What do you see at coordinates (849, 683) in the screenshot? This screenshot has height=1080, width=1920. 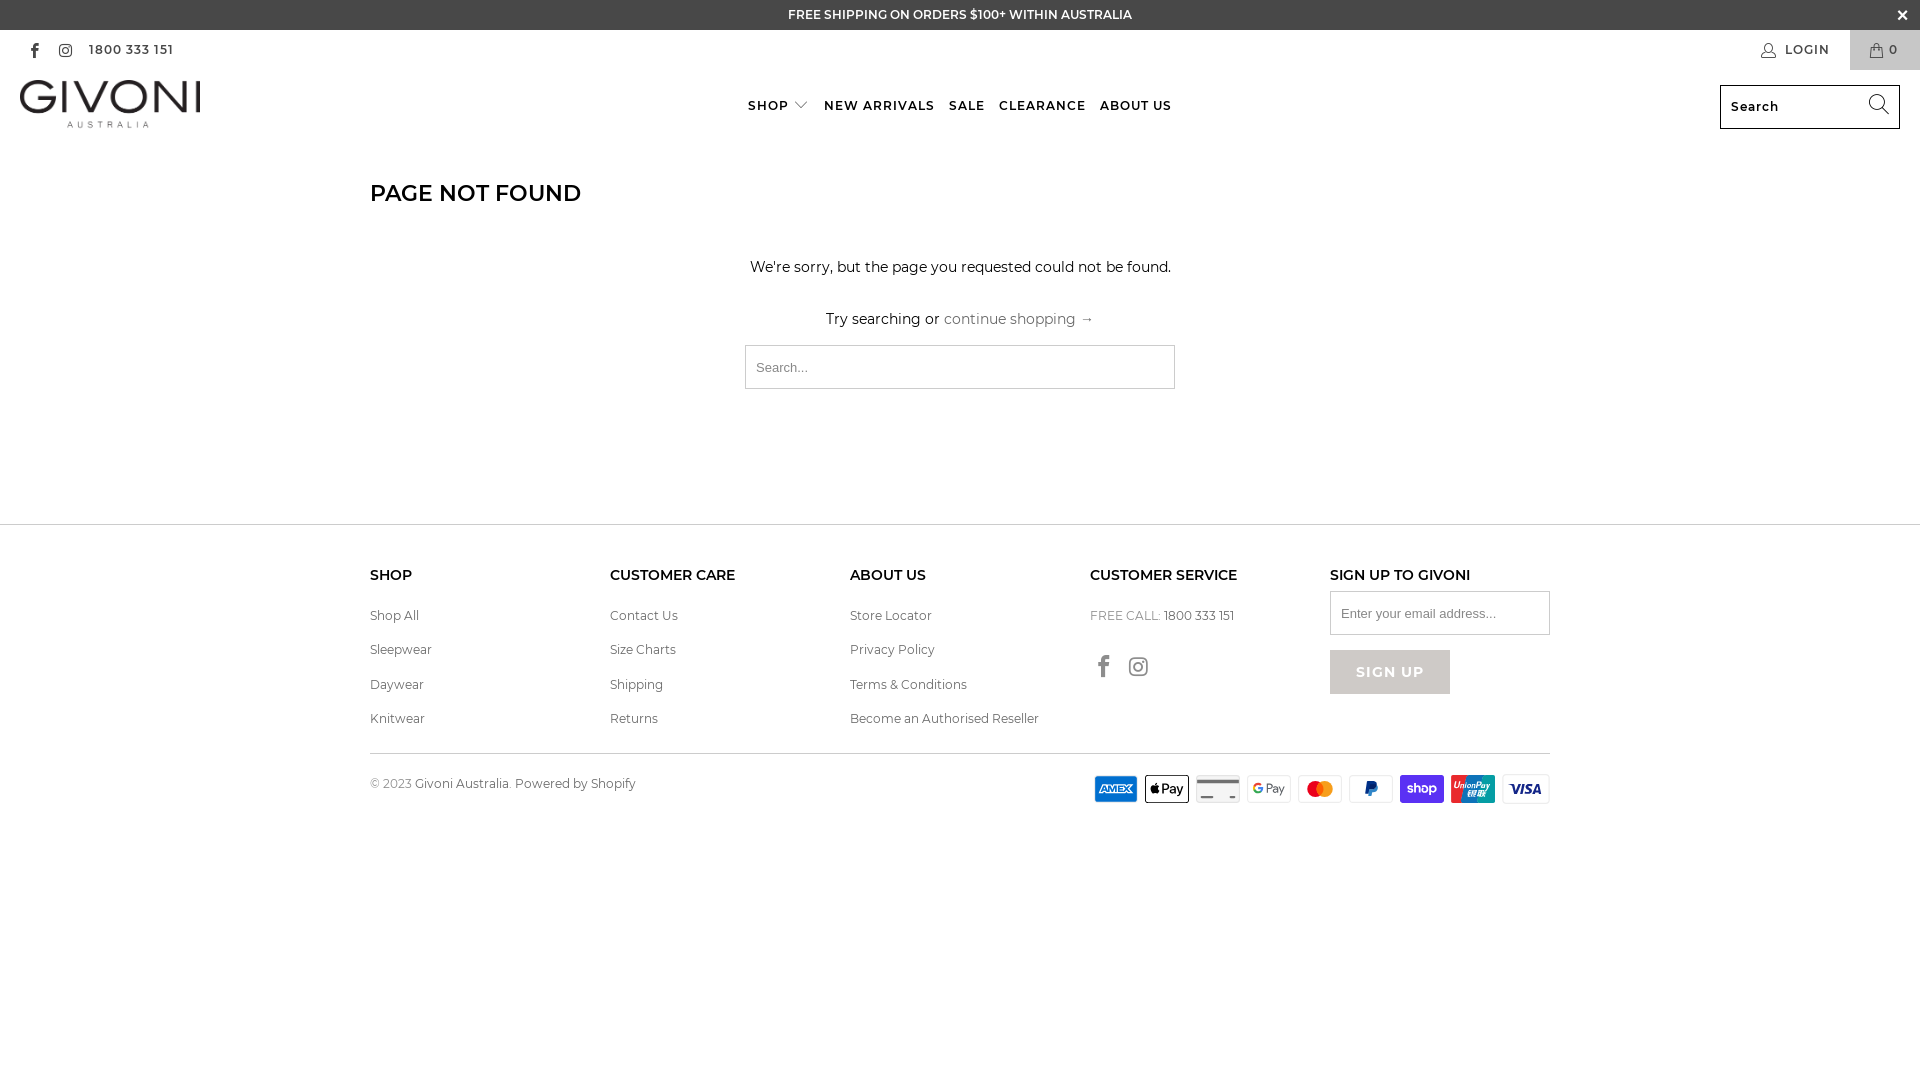 I see `'Terms & Conditions'` at bounding box center [849, 683].